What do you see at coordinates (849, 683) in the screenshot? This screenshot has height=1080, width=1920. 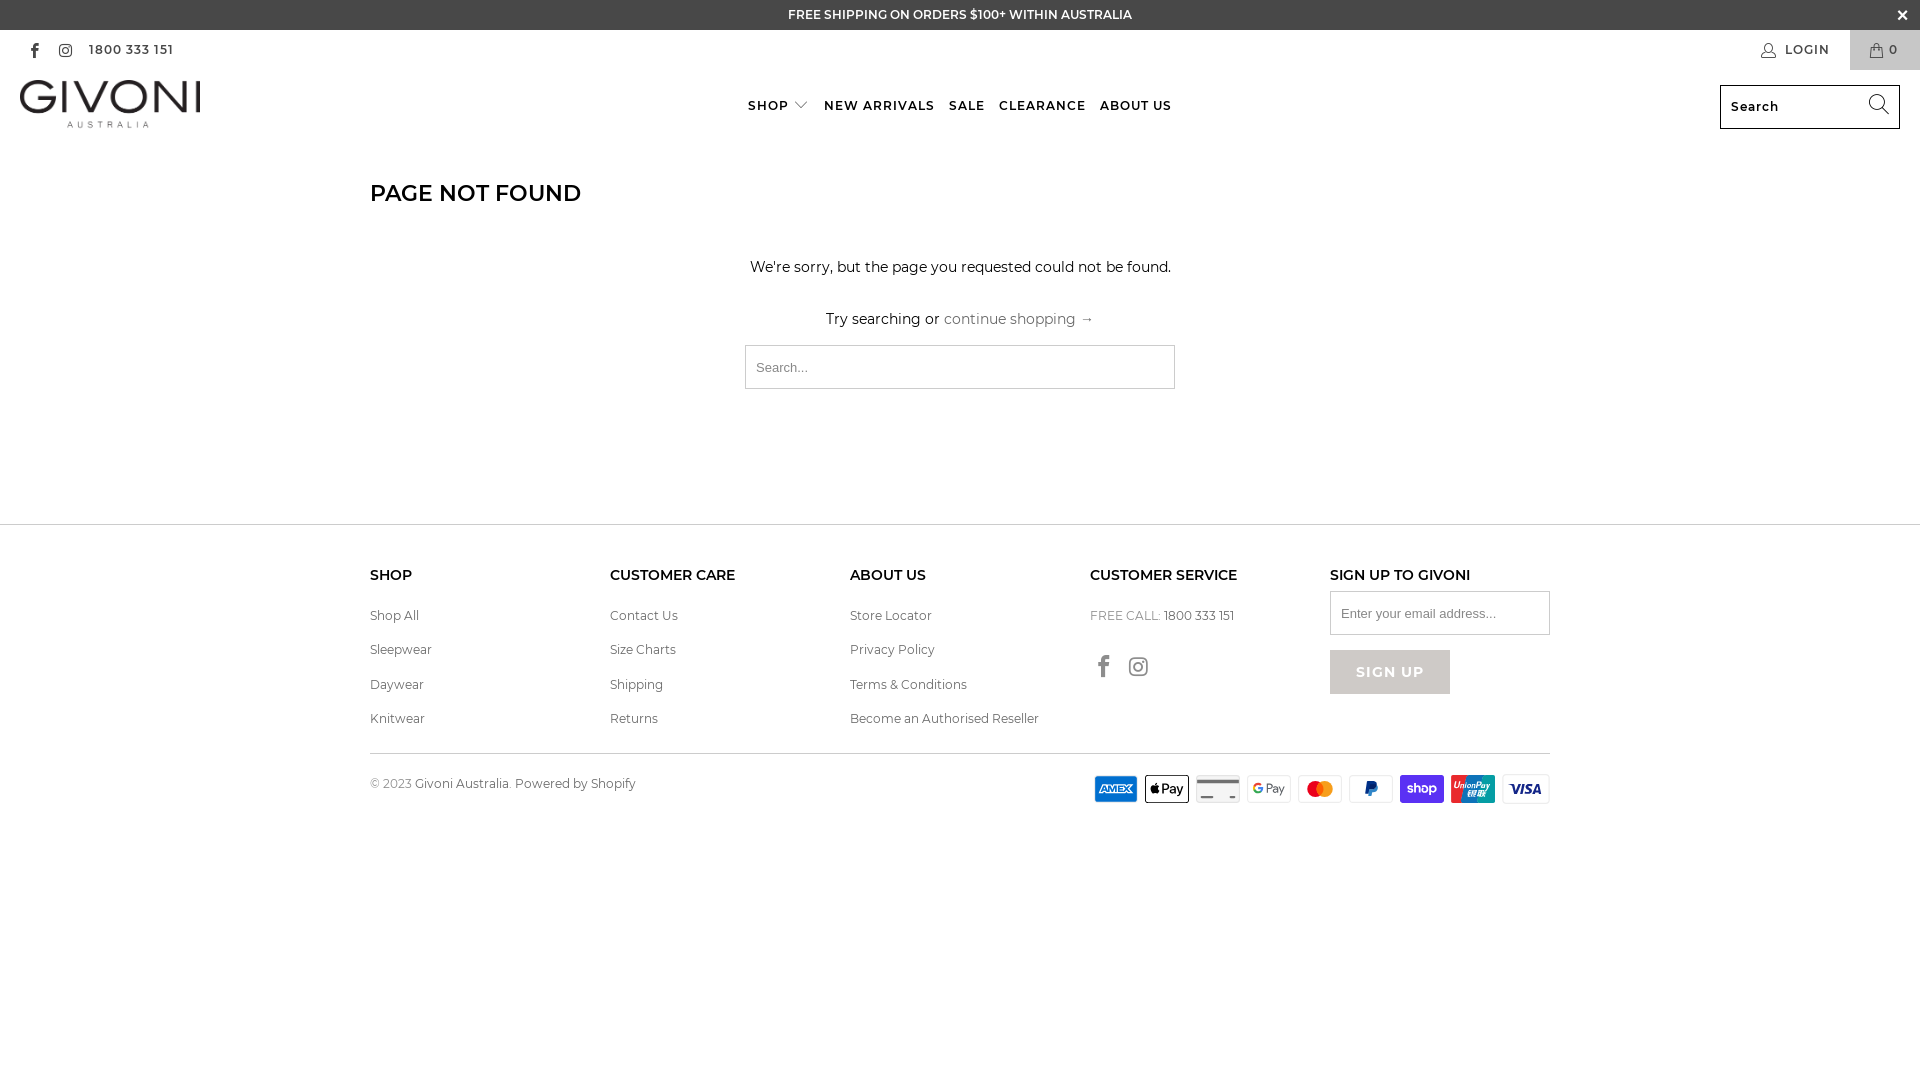 I see `'Terms & Conditions'` at bounding box center [849, 683].